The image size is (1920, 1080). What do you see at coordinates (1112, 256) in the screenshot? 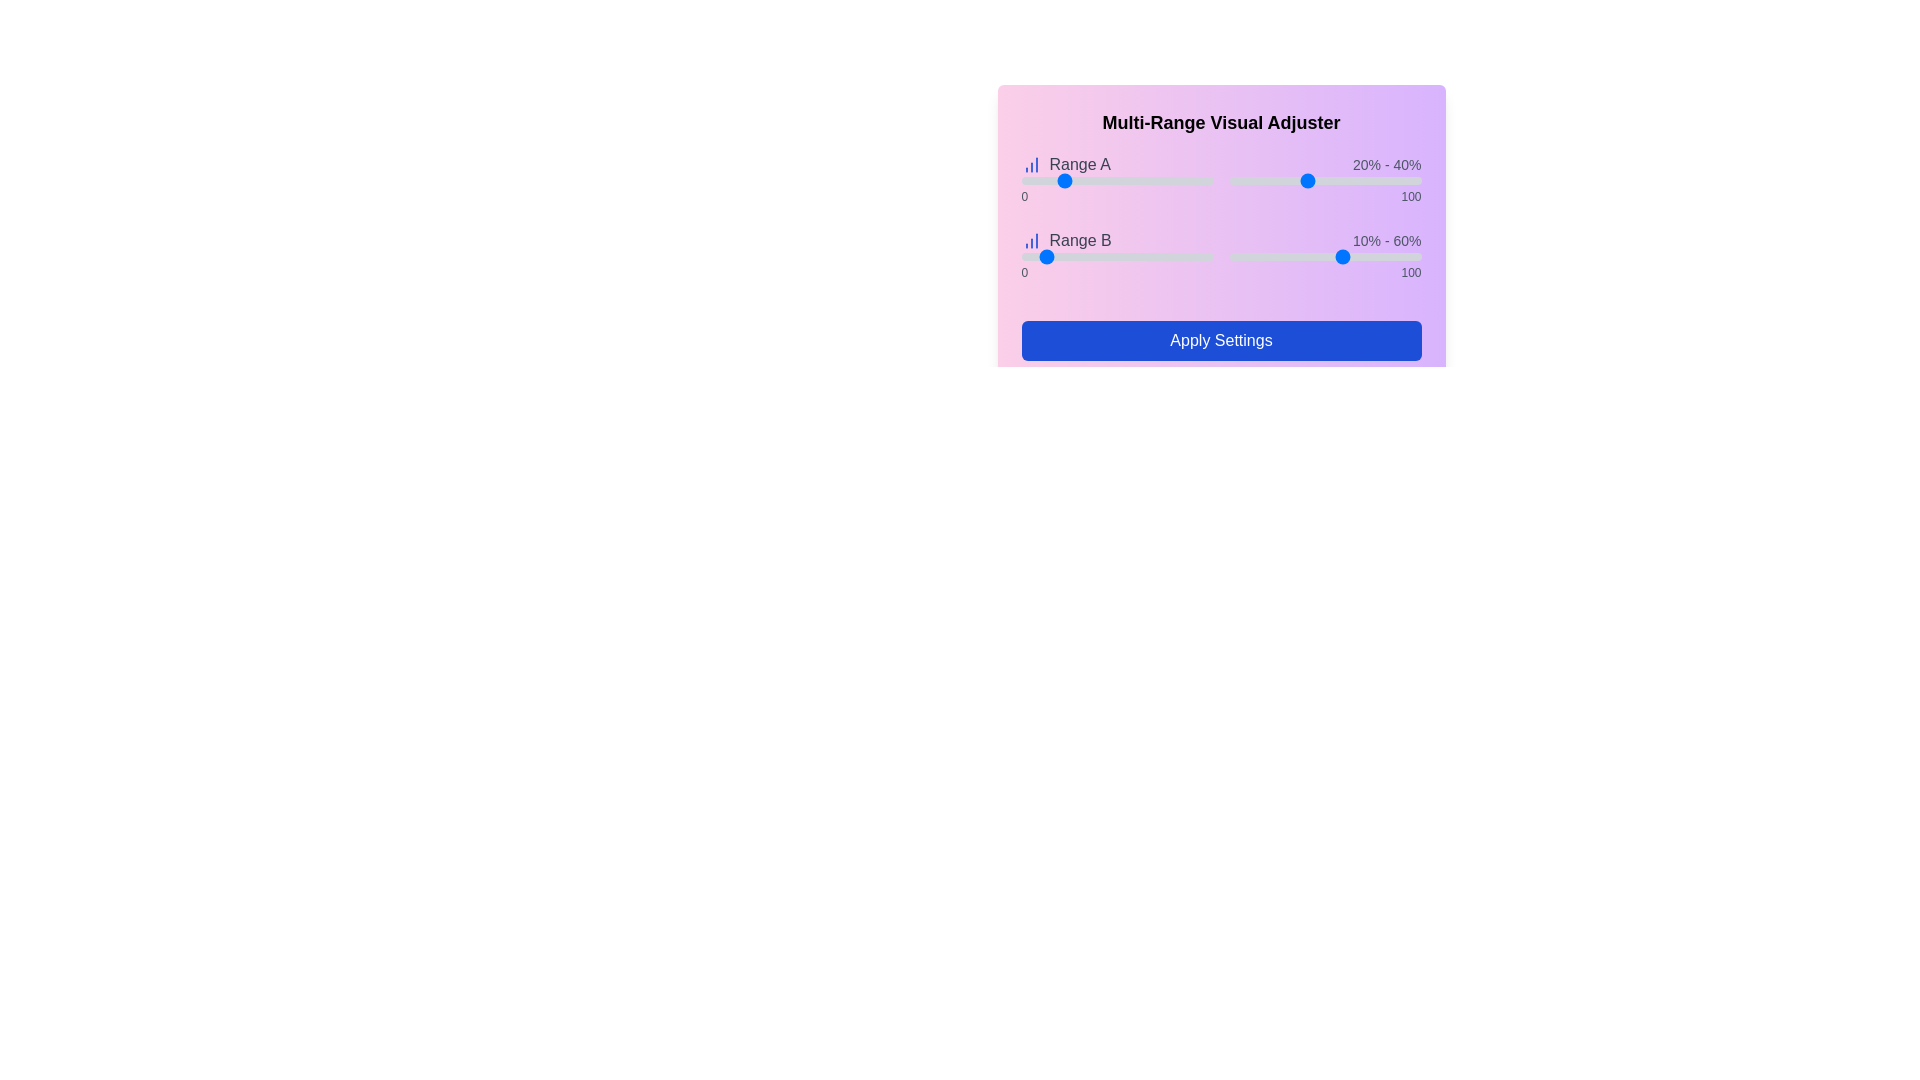
I see `the Range B slider position` at bounding box center [1112, 256].